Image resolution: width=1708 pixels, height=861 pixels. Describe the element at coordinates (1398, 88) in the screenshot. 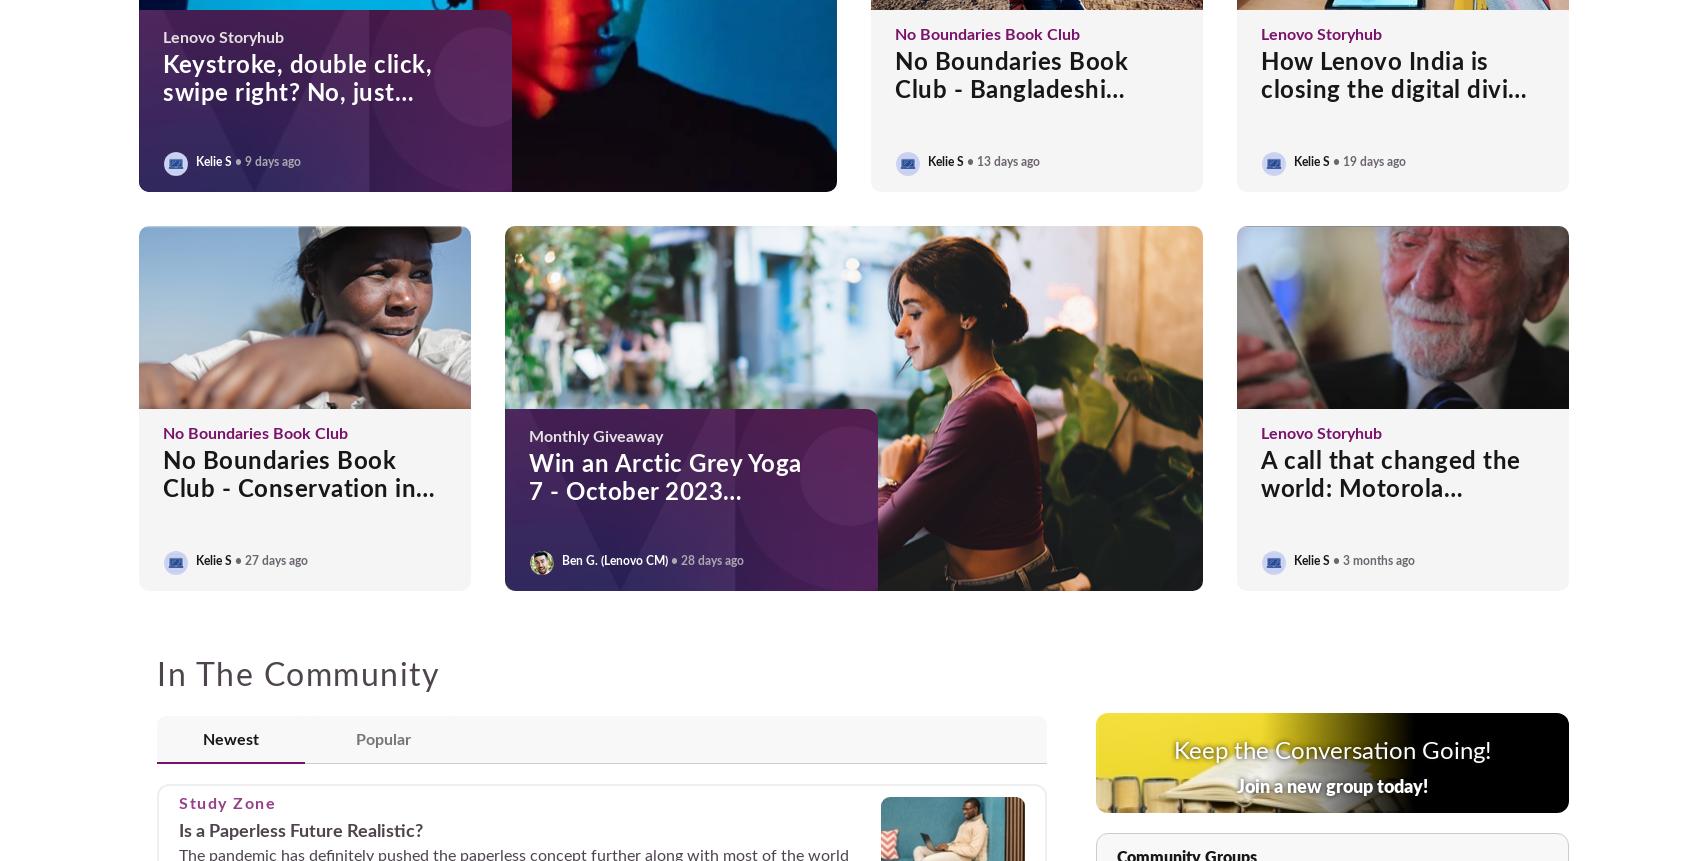

I see `'How Lenovo India is closing the digital divide in rural Gujarat'` at that location.